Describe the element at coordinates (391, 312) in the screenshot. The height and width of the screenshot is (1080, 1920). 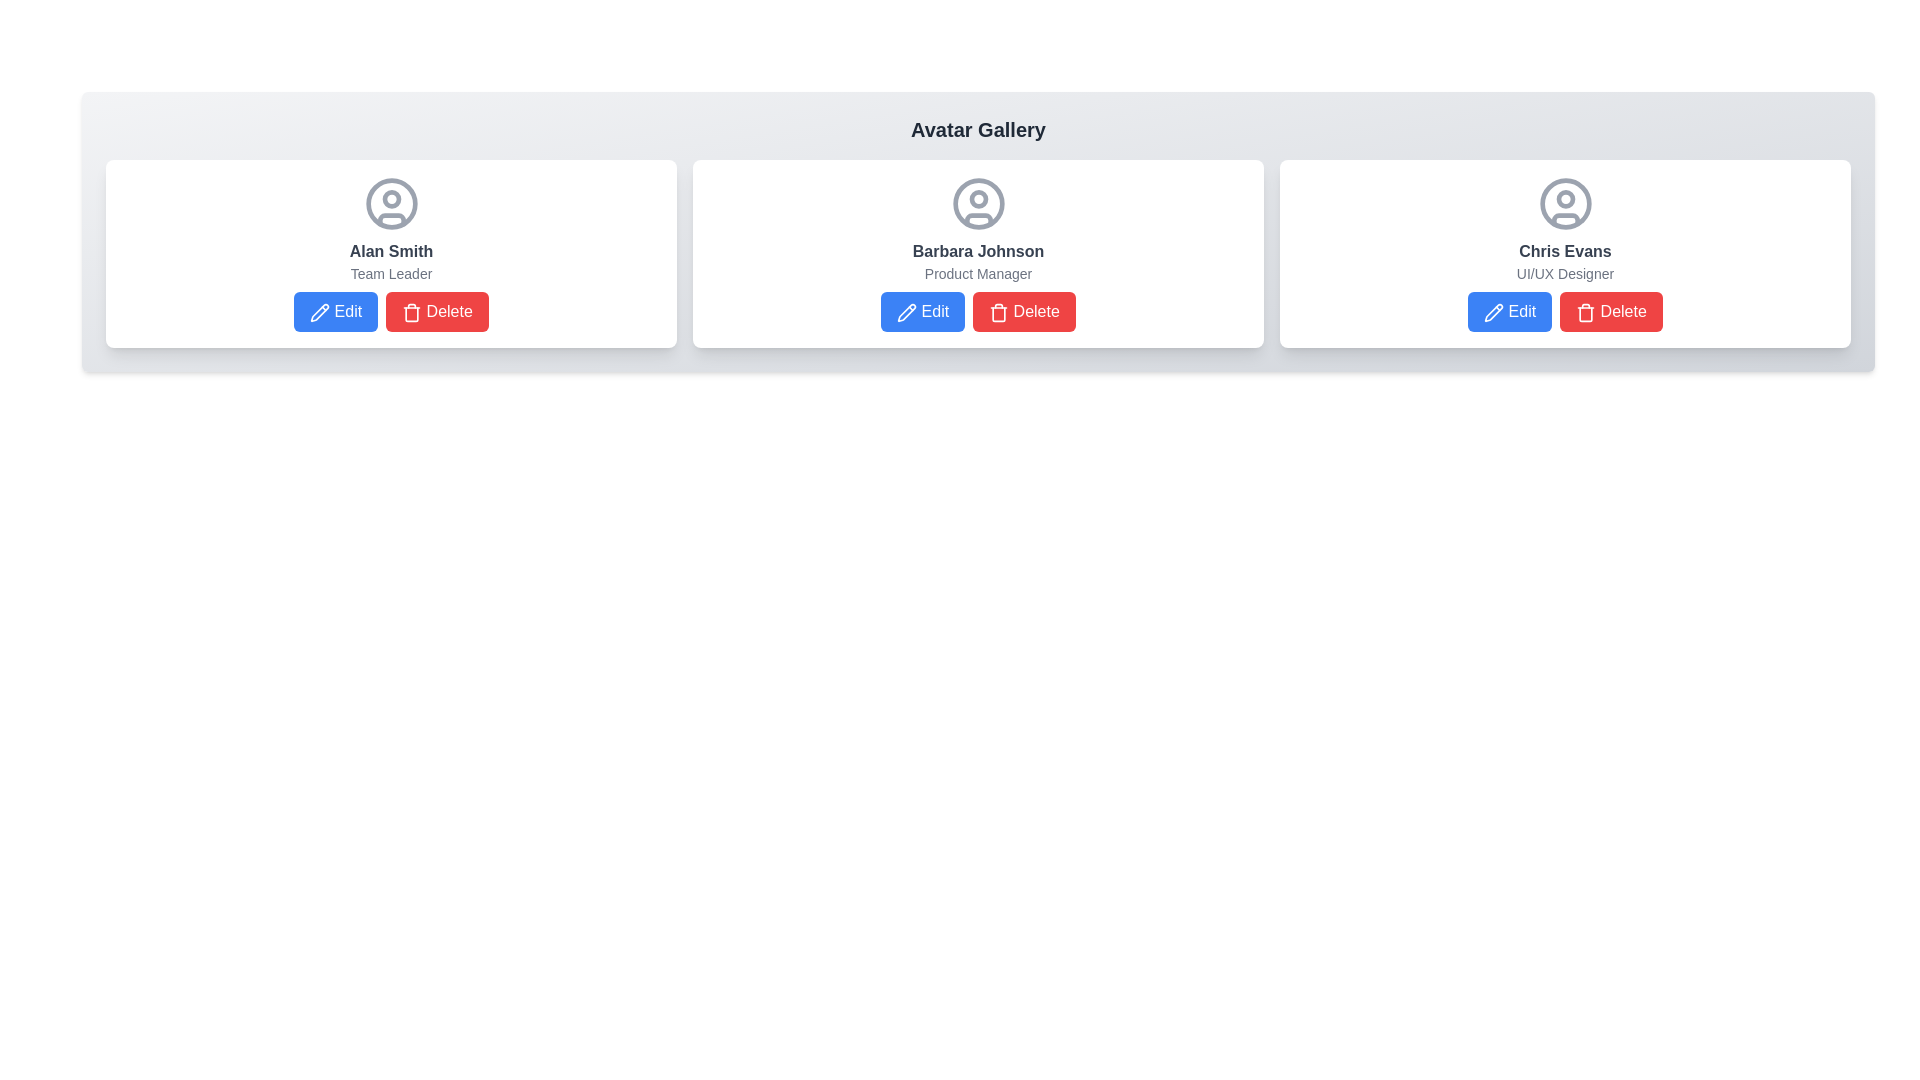
I see `the 'Delete' button, which is part of a composite UI element with horizontally aligned buttons labeled 'Edit' and 'Delete', located below the title 'Alan Smith' and subtitle 'Team Leader'` at that location.